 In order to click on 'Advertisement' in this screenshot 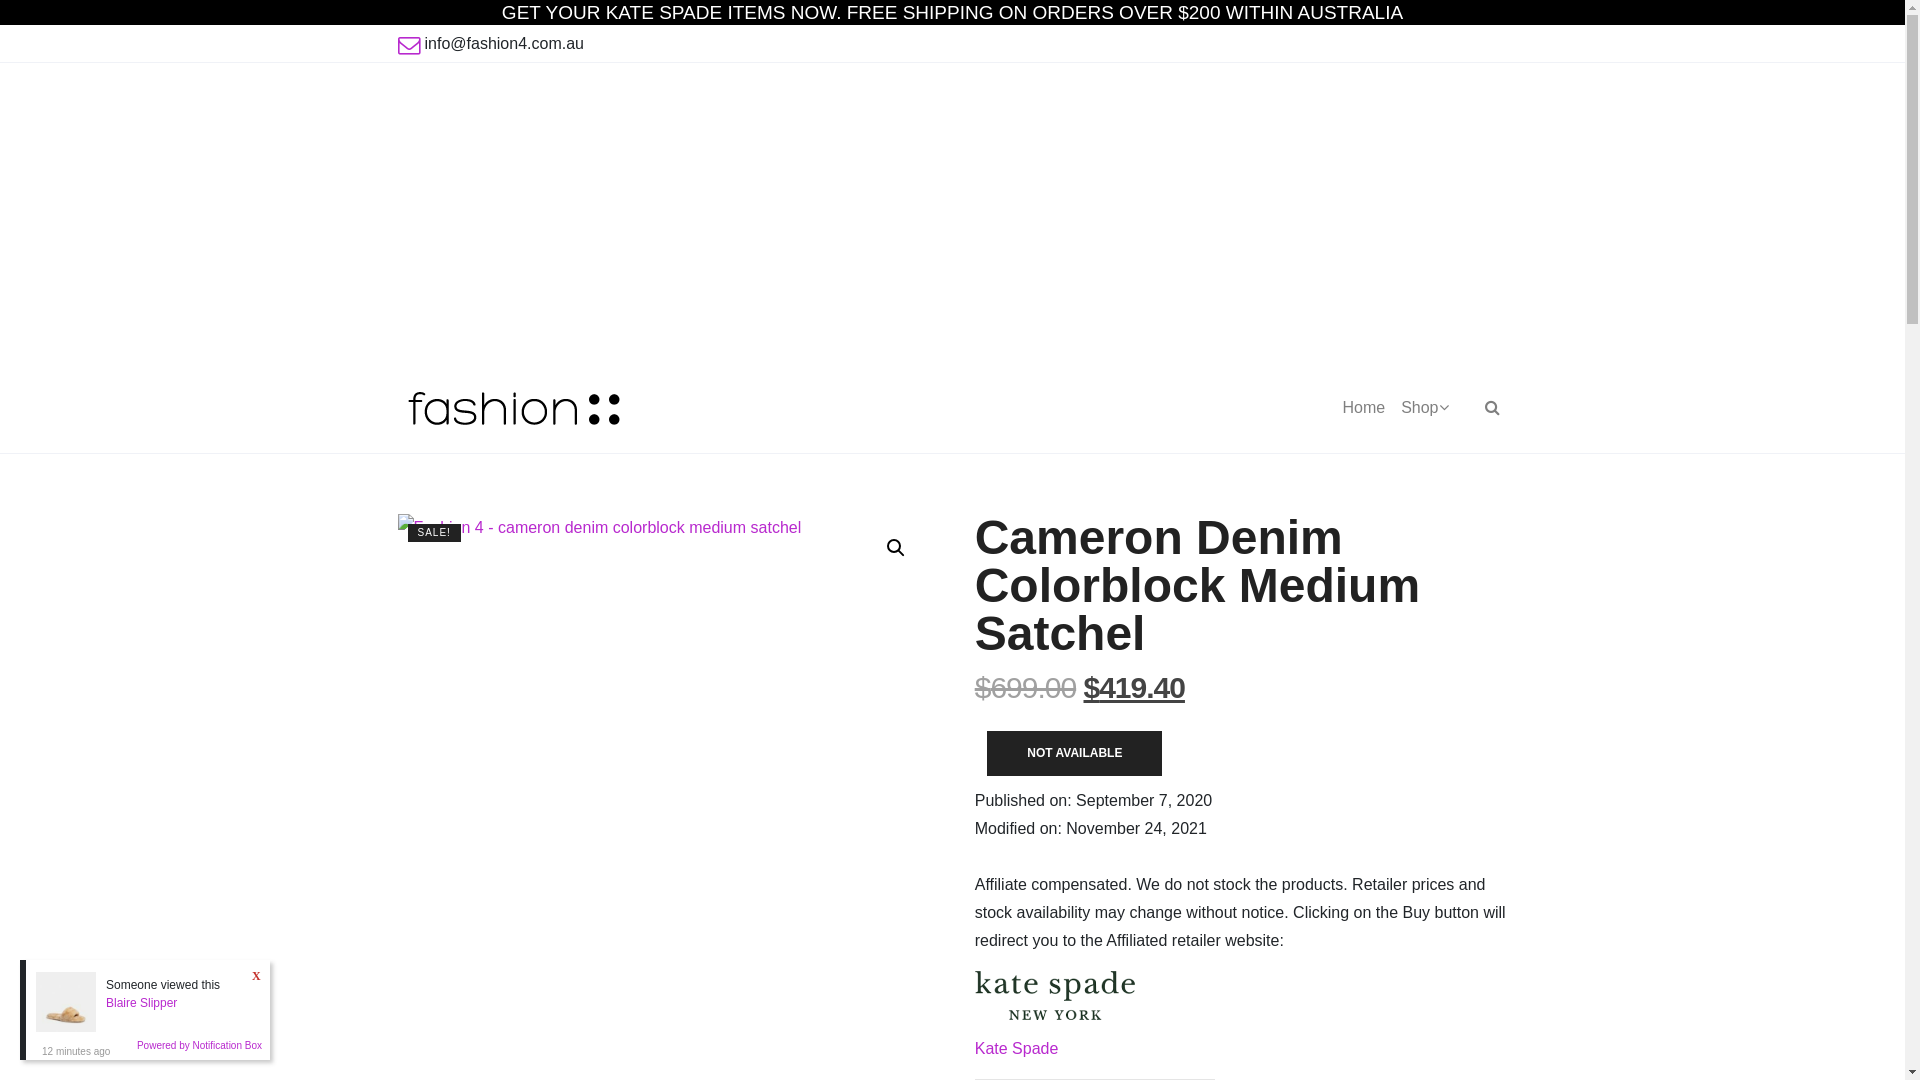, I will do `click(950, 212)`.